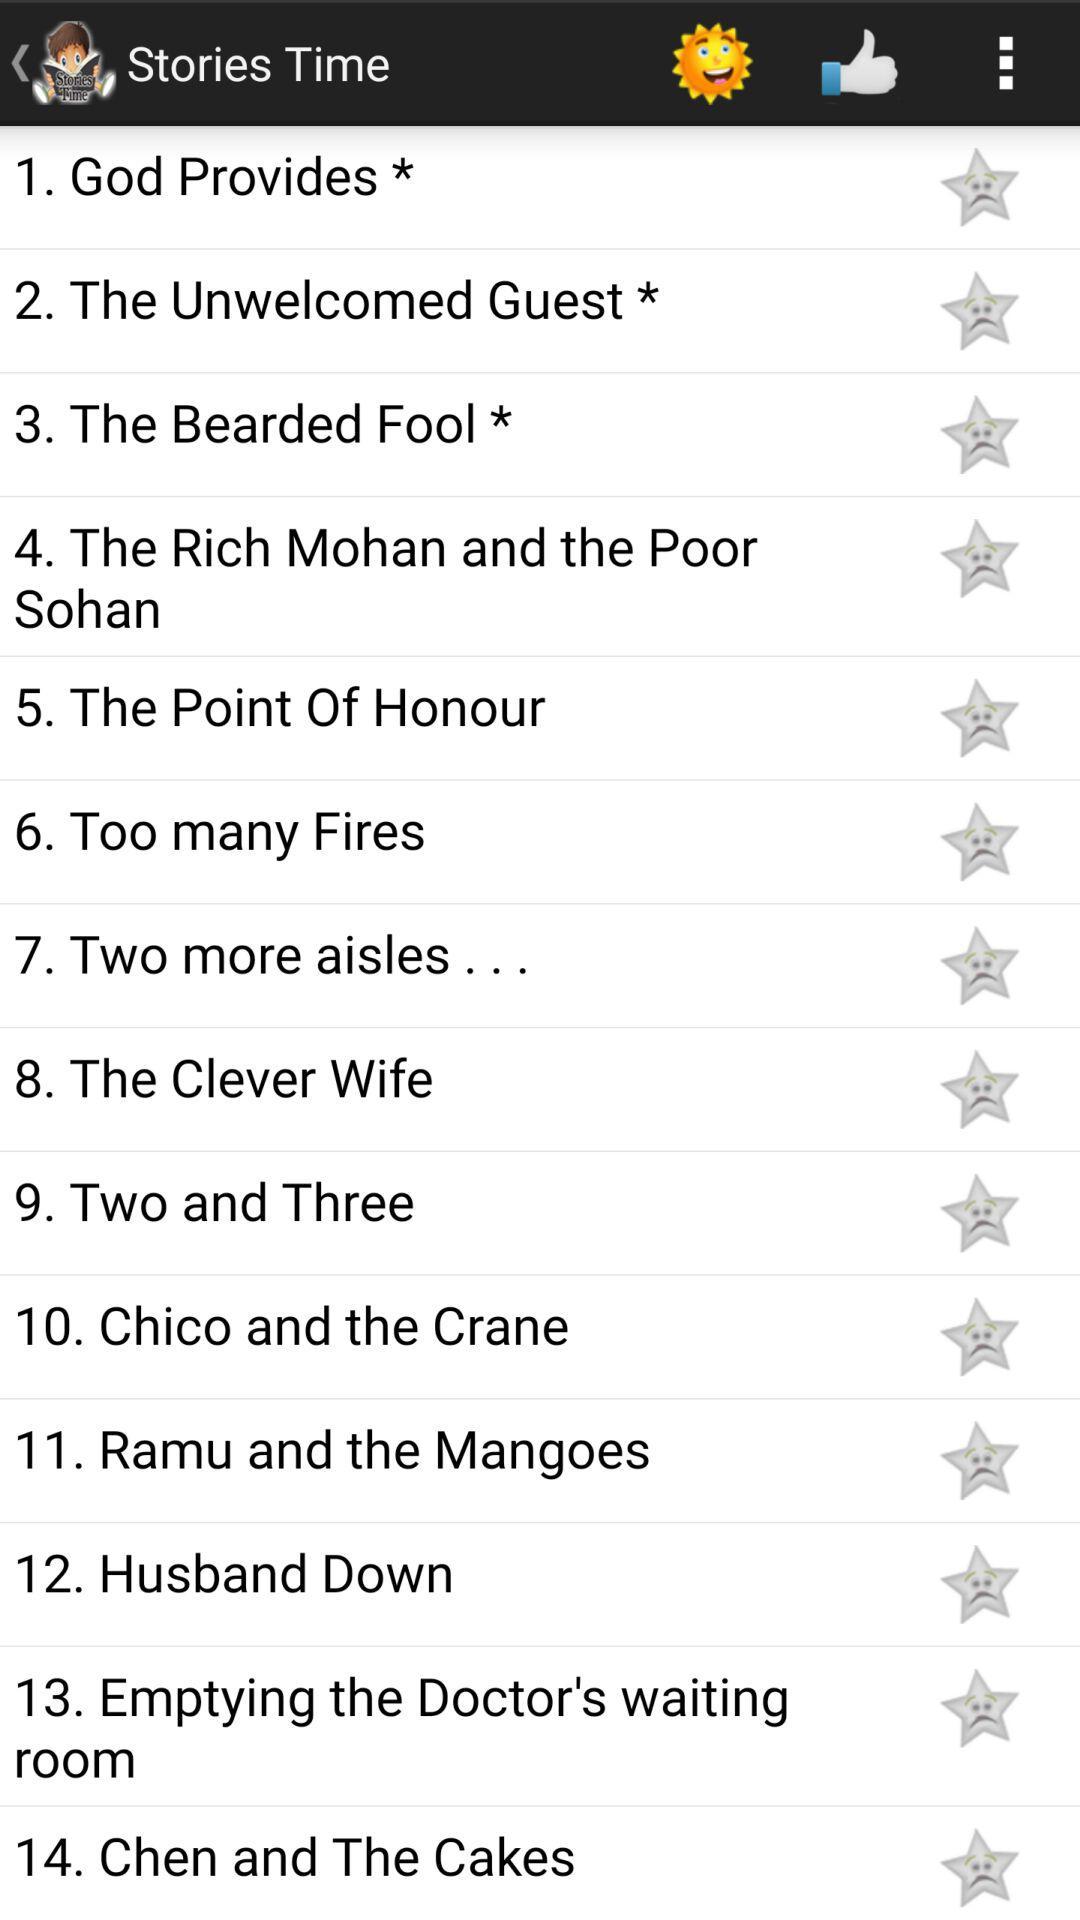 This screenshot has height=1920, width=1080. What do you see at coordinates (978, 718) in the screenshot?
I see `favorite` at bounding box center [978, 718].